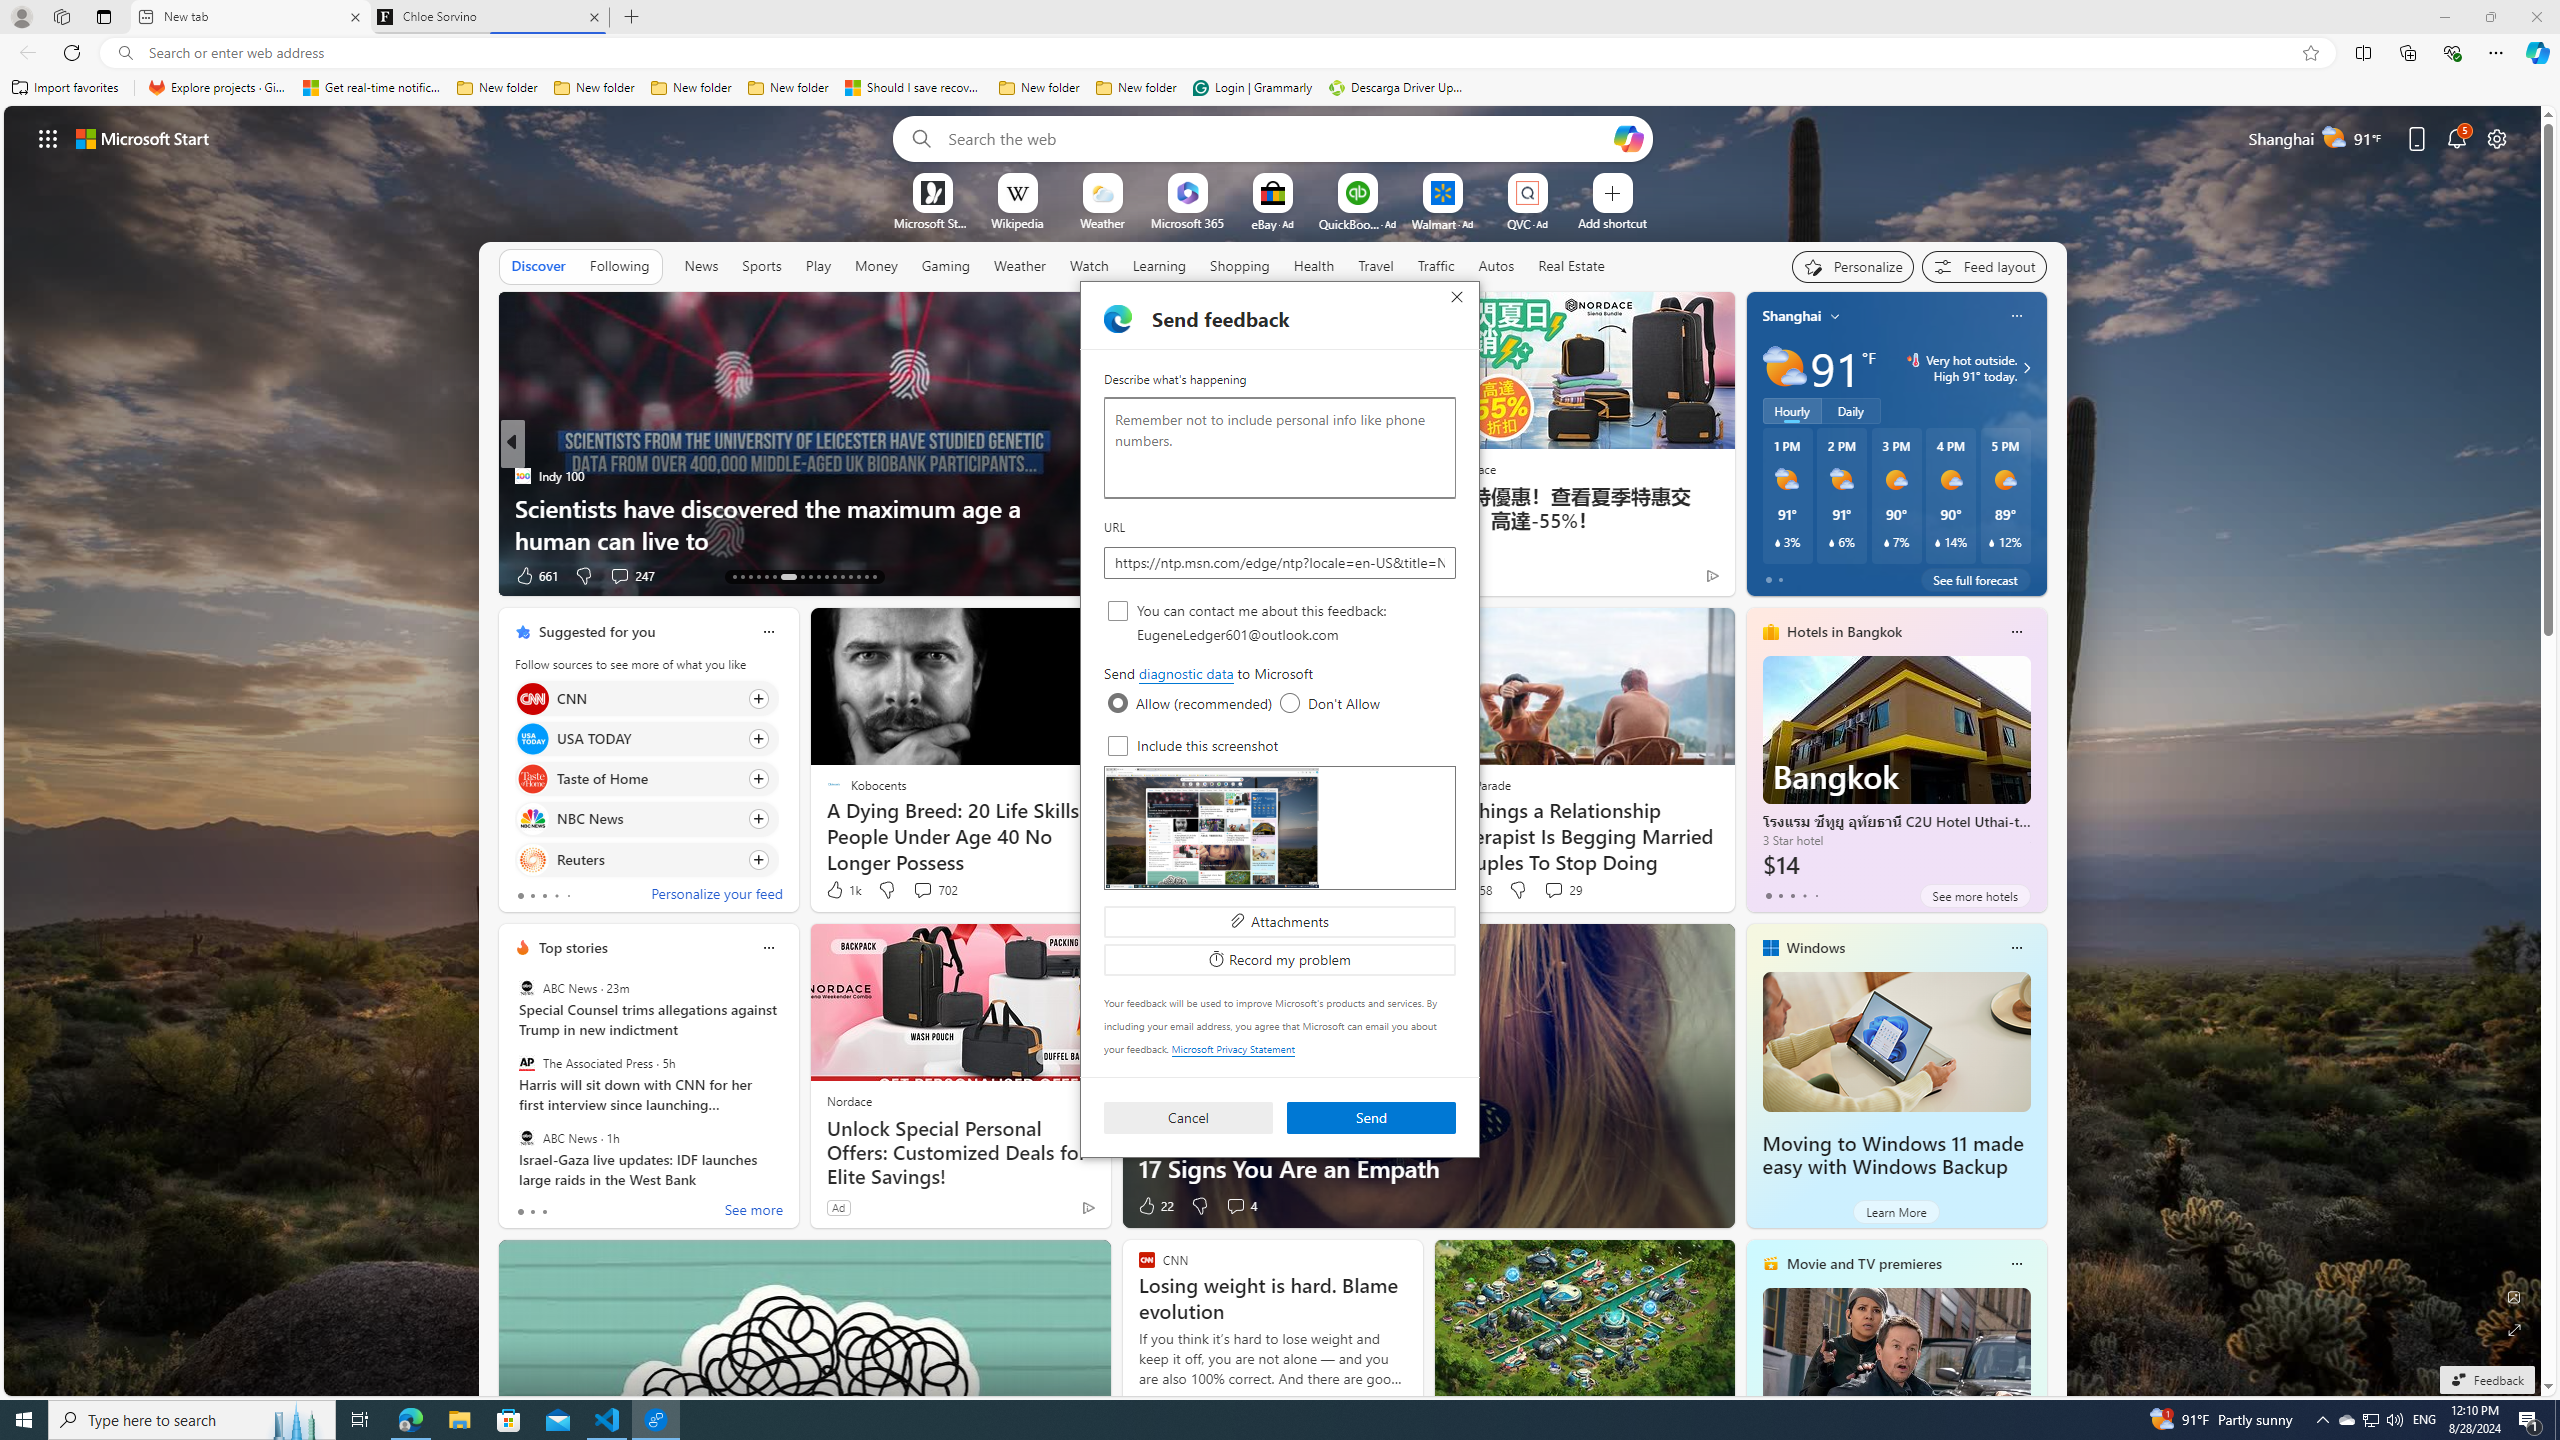  Describe the element at coordinates (833, 577) in the screenshot. I see `'AutomationID: tab-24'` at that location.